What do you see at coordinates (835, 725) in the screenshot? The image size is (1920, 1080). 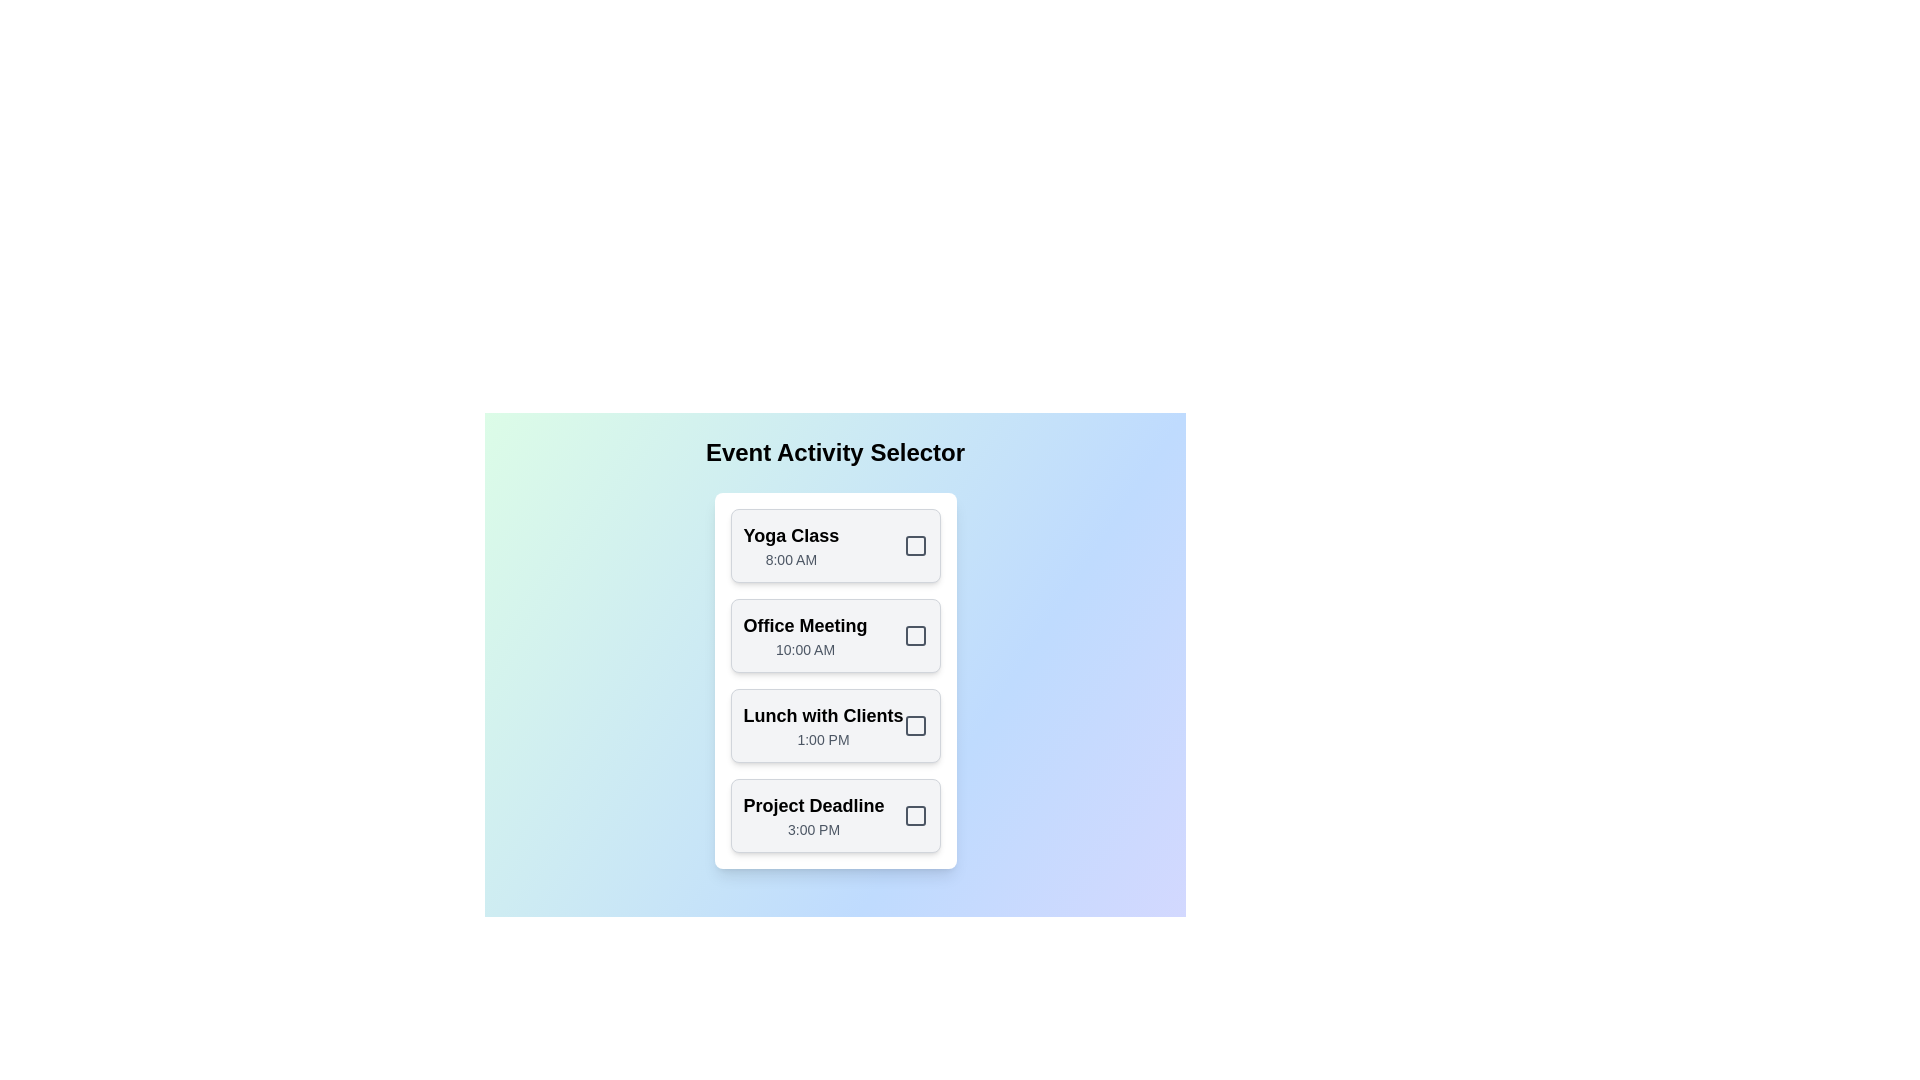 I see `the activity card corresponding to Lunch with Clients to toggle its selection state` at bounding box center [835, 725].